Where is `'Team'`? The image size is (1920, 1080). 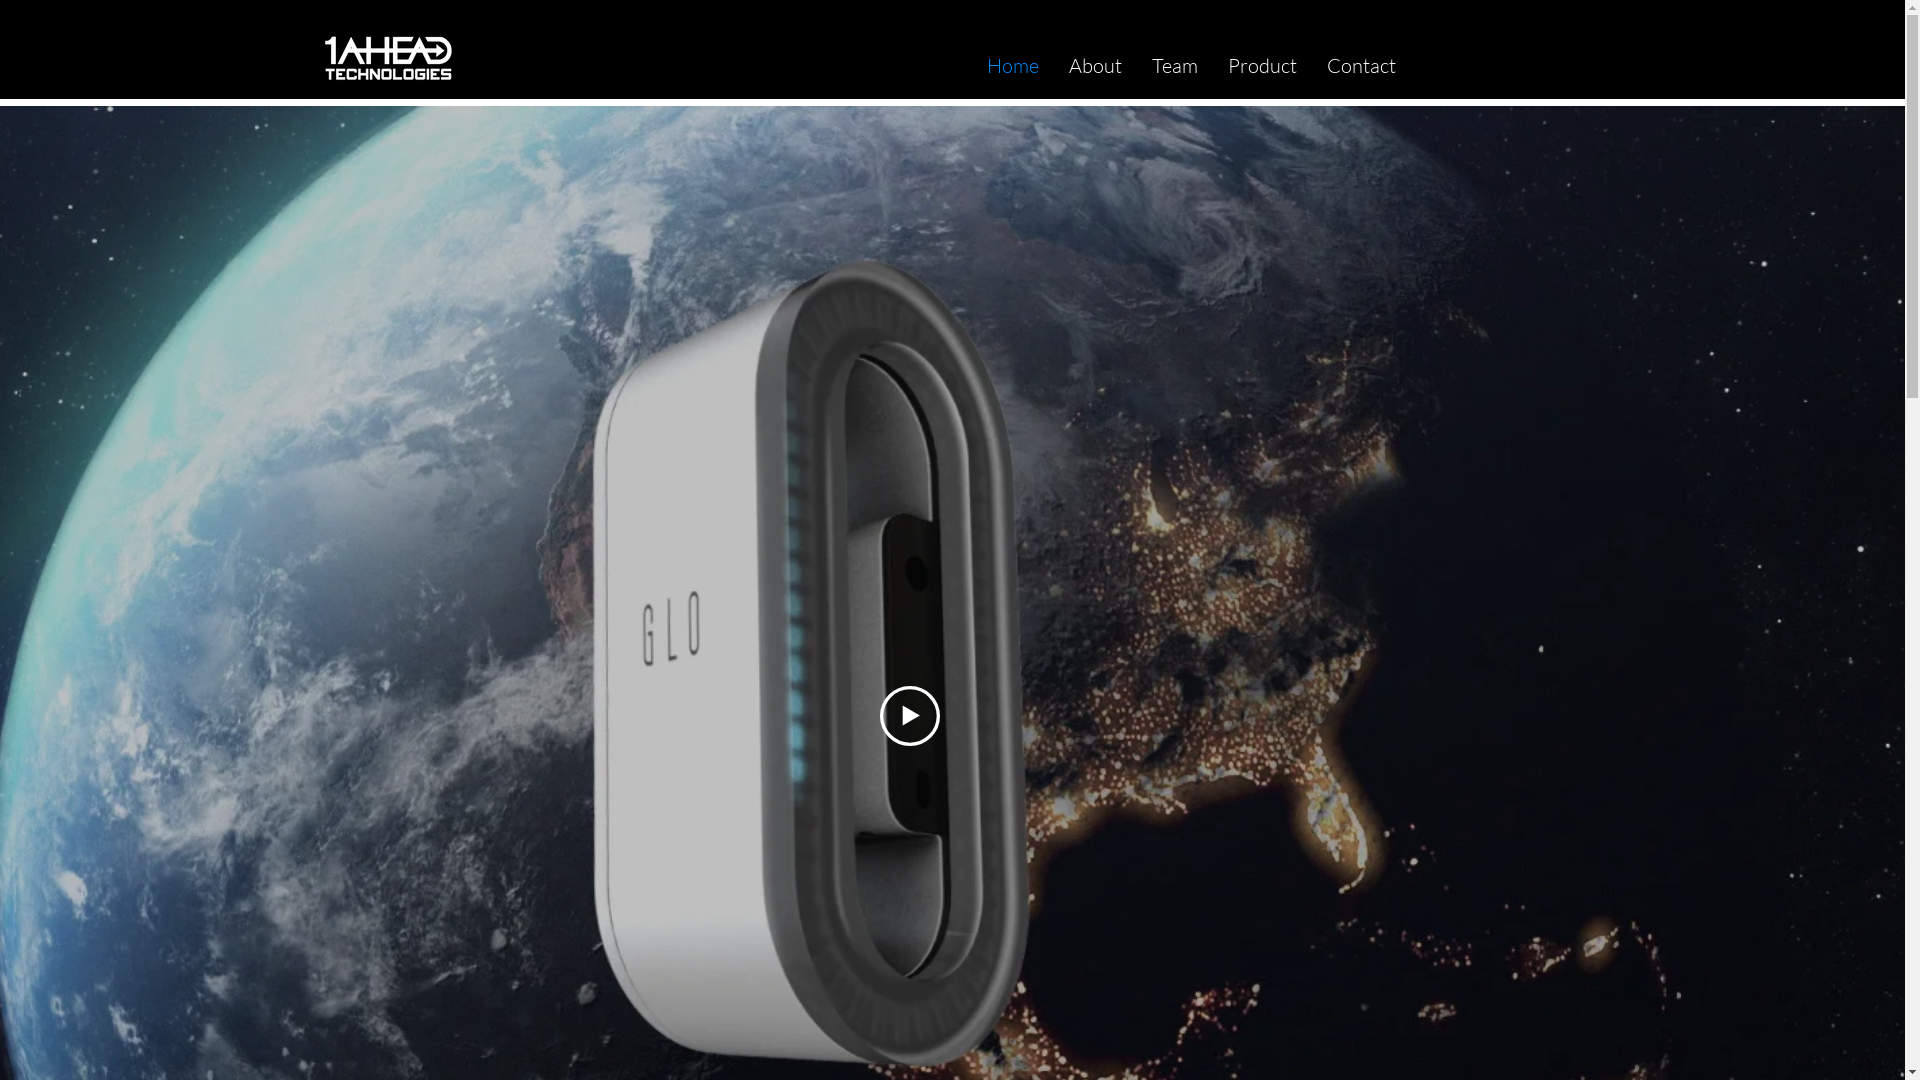 'Team' is located at coordinates (1137, 64).